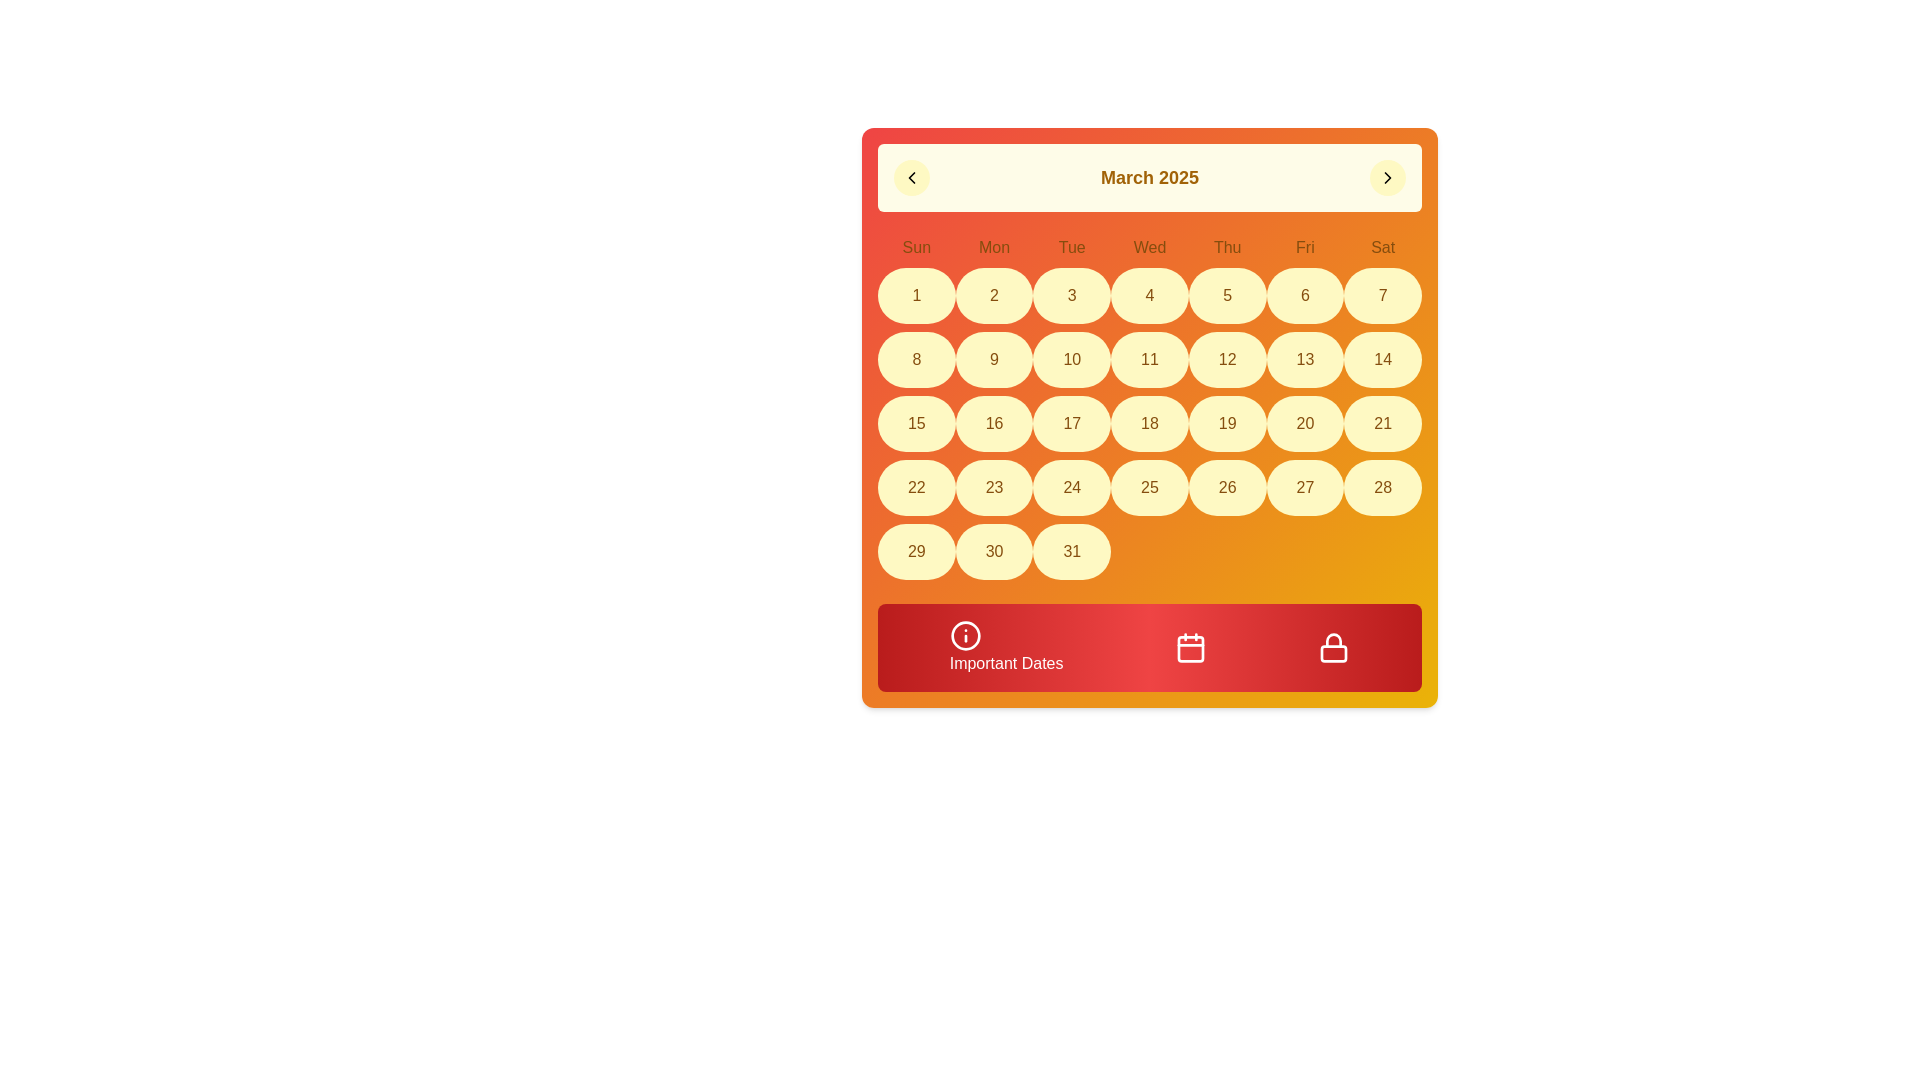 The image size is (1920, 1080). I want to click on the yellow circular button displaying the number '12' in brown font, located in the fifth column of the third row of the calendar grid, so click(1226, 358).